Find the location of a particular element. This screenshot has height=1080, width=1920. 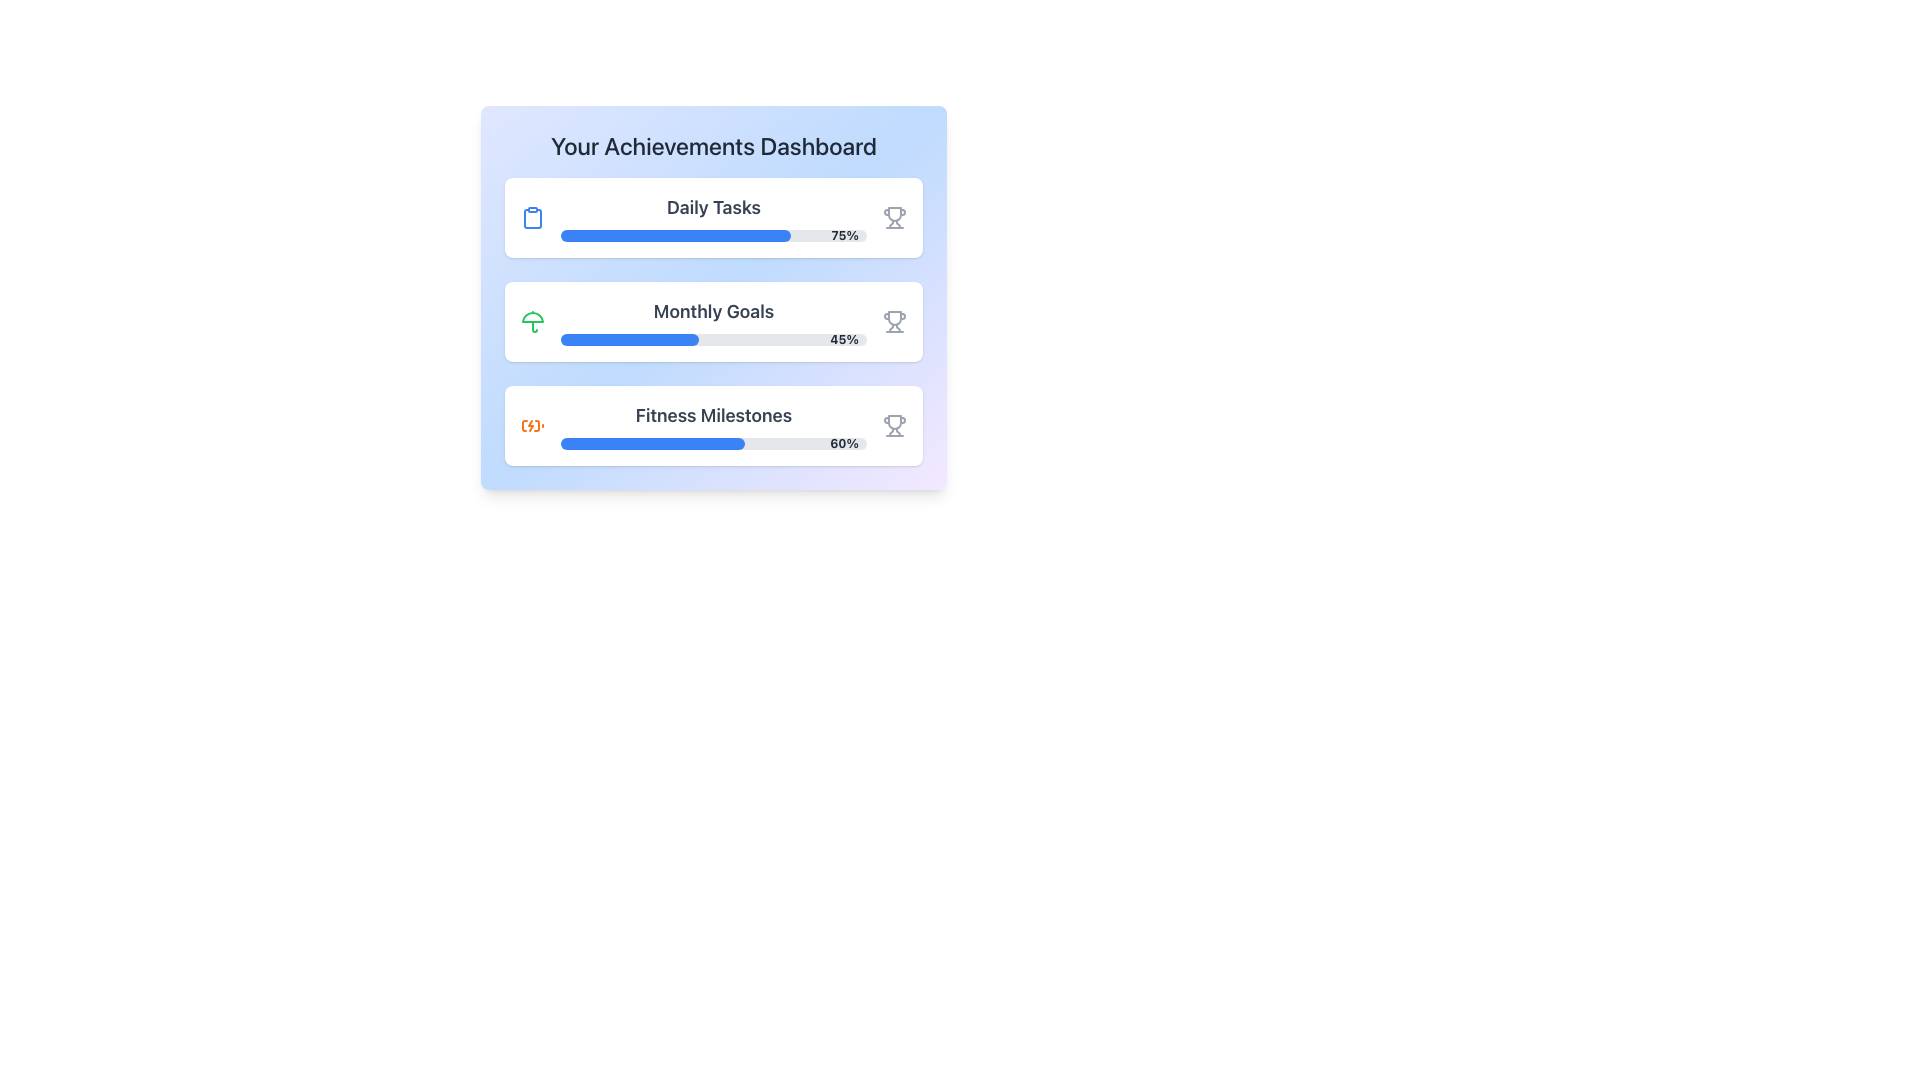

the text label displaying the percentage value of the completion of the task or goal represented by the 'Daily Tasks' progress bar is located at coordinates (849, 234).